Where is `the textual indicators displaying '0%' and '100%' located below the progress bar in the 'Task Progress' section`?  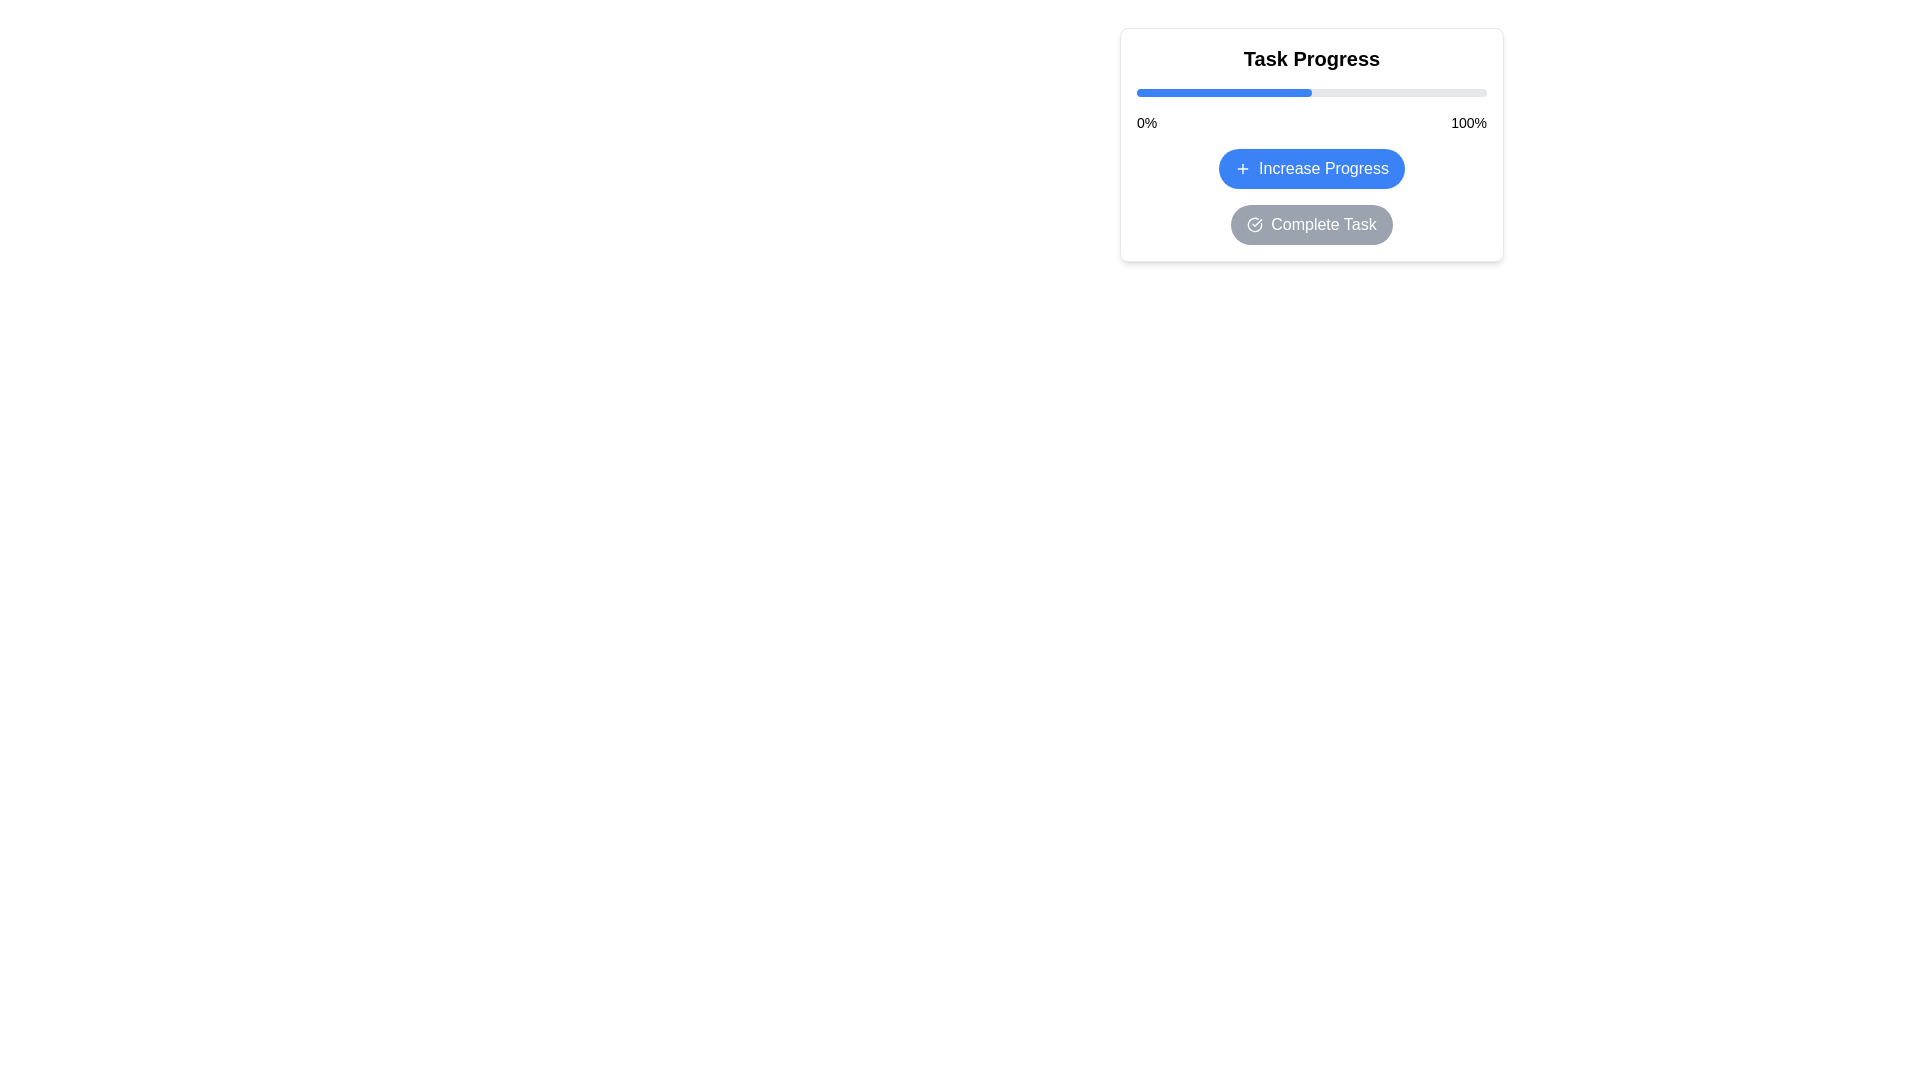 the textual indicators displaying '0%' and '100%' located below the progress bar in the 'Task Progress' section is located at coordinates (1311, 123).